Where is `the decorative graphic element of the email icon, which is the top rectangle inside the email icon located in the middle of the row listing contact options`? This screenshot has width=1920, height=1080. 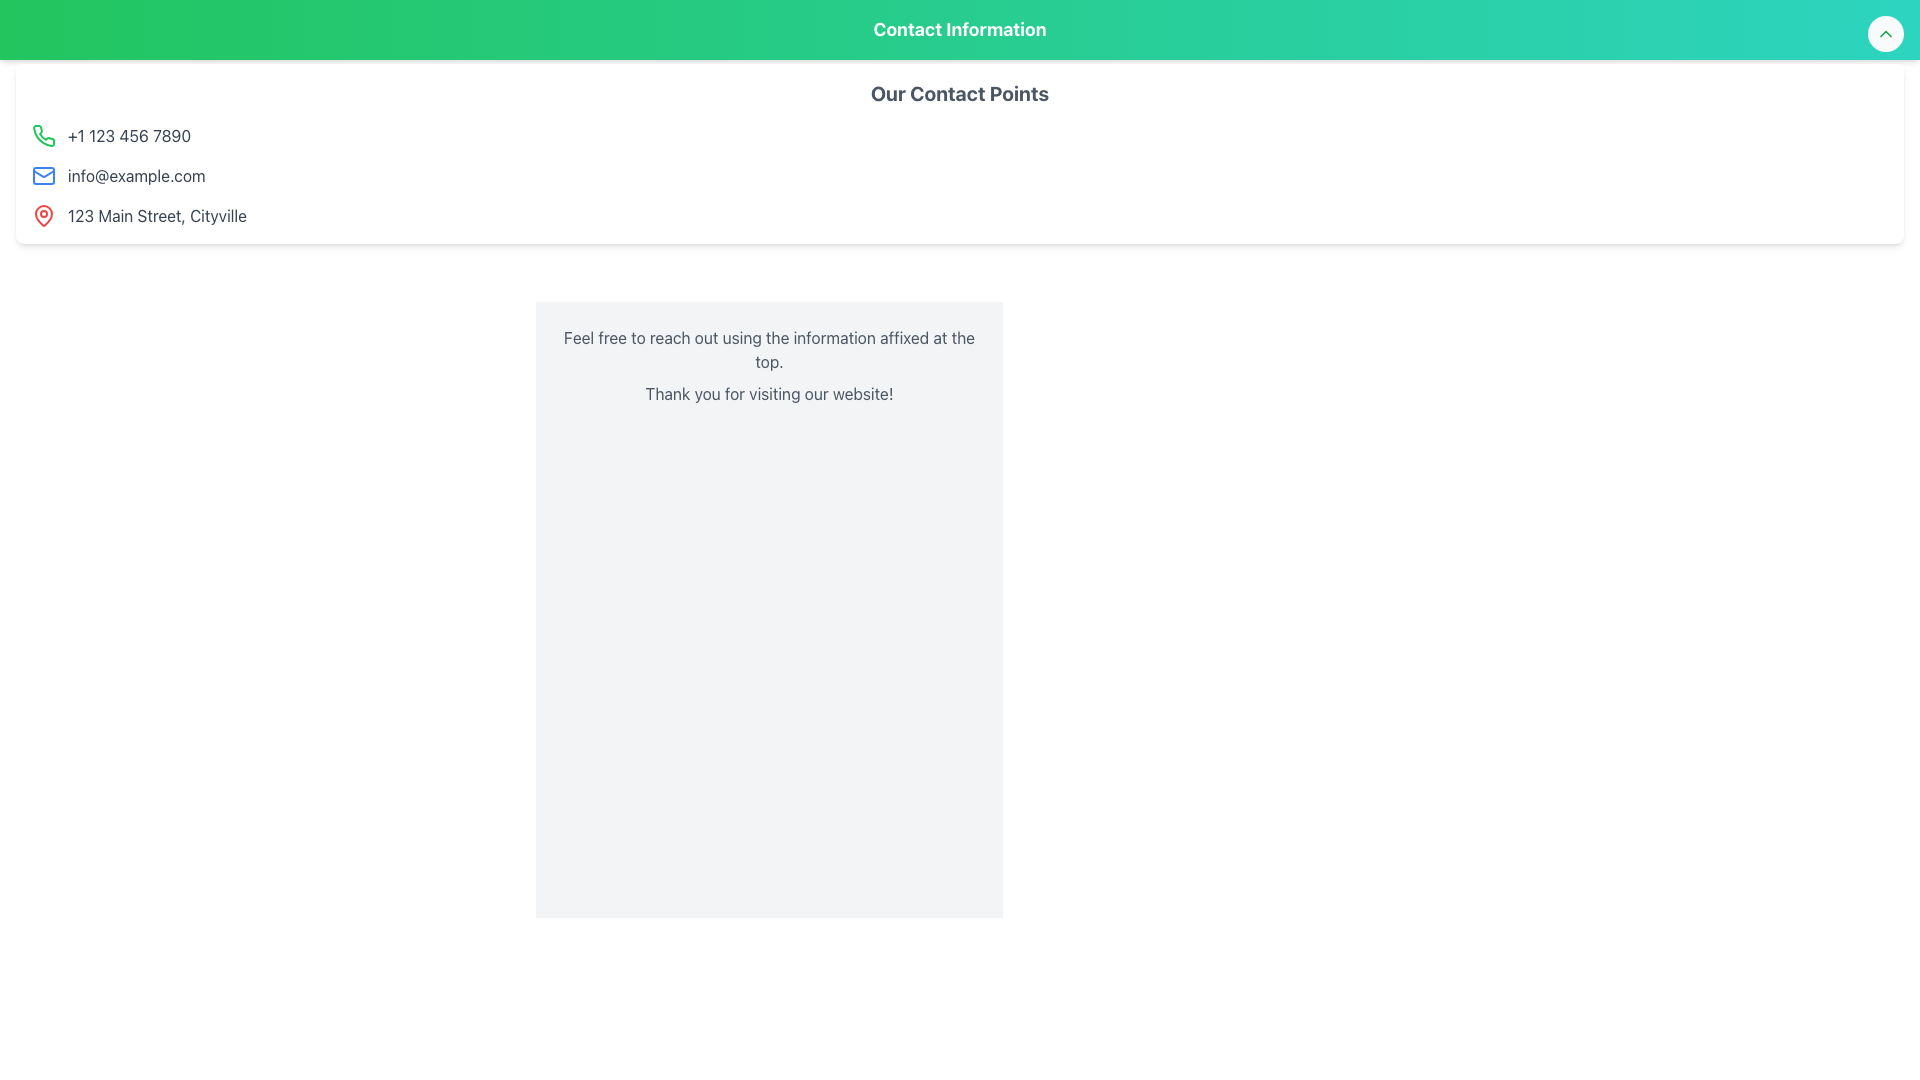
the decorative graphic element of the email icon, which is the top rectangle inside the email icon located in the middle of the row listing contact options is located at coordinates (43, 175).